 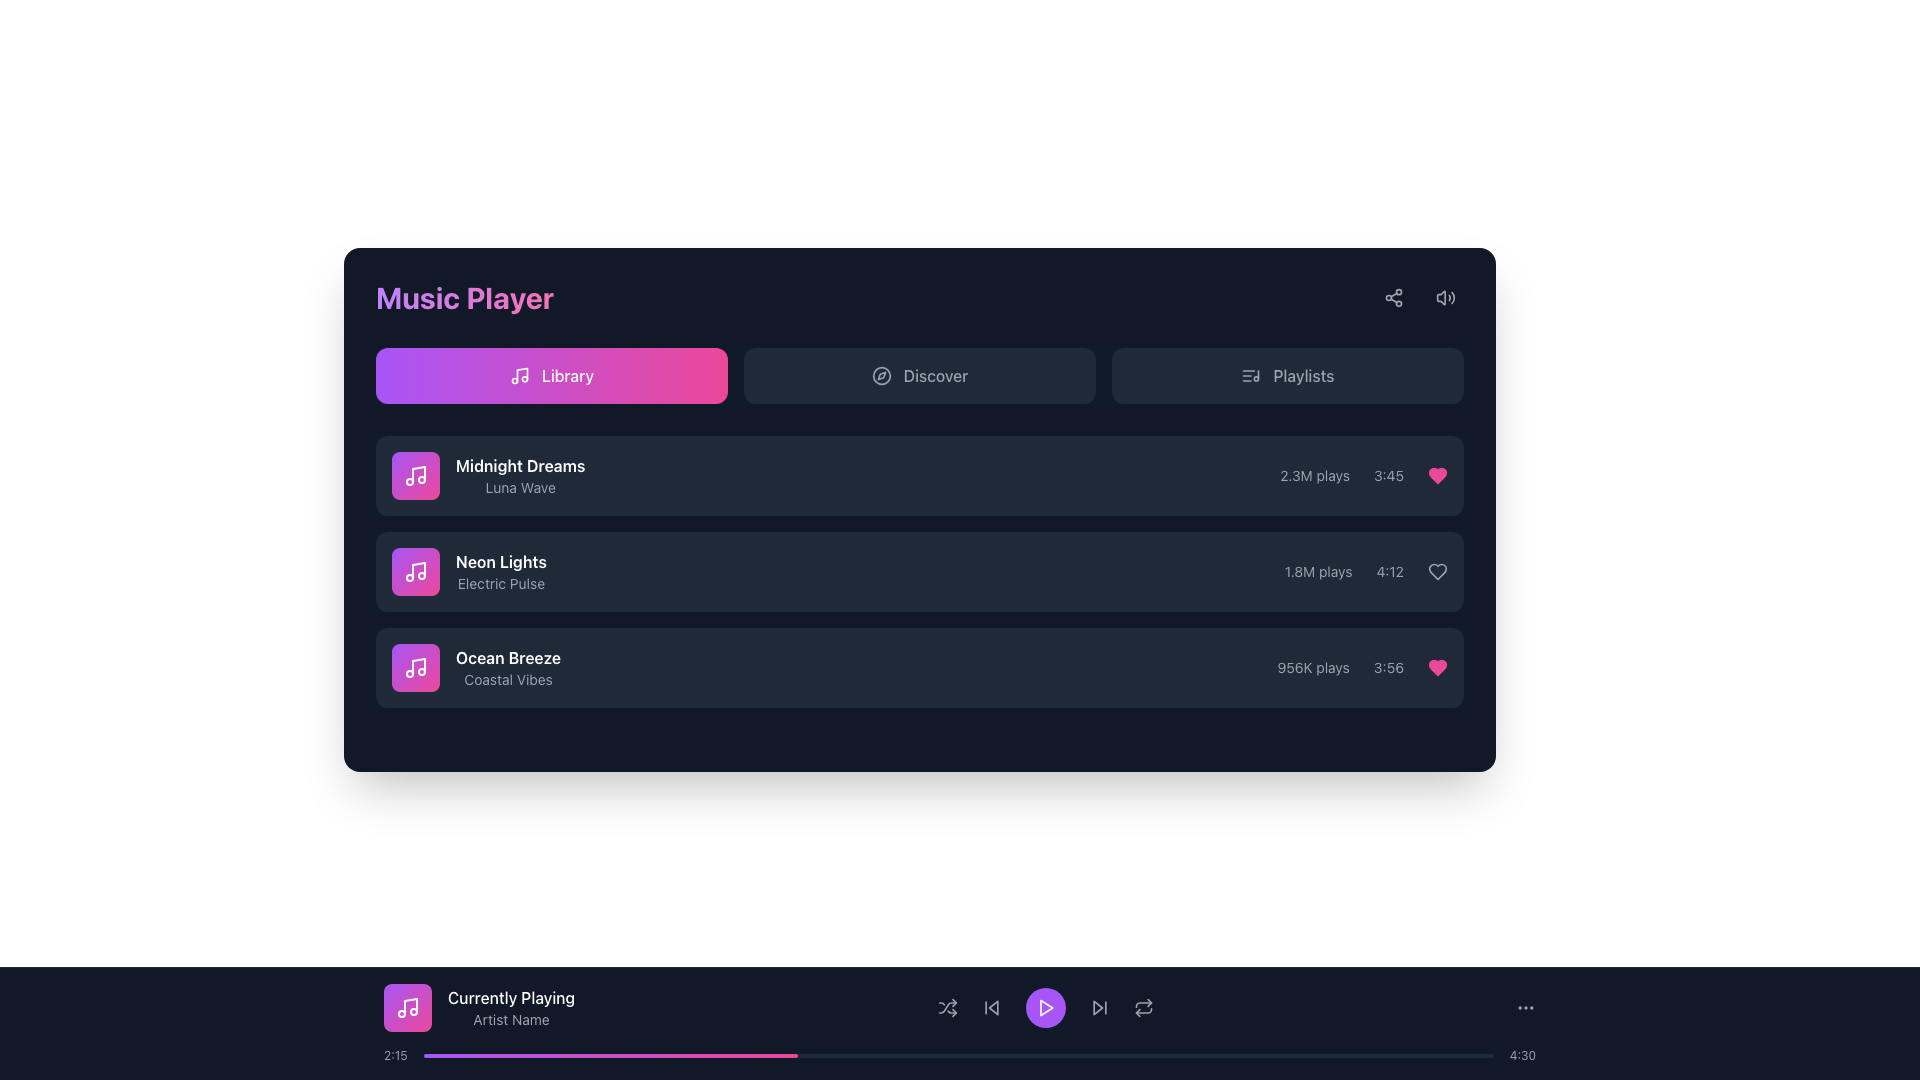 I want to click on the bright pink heart icon located in the upper-right corner of the first row of the music track list, so click(x=1437, y=475).